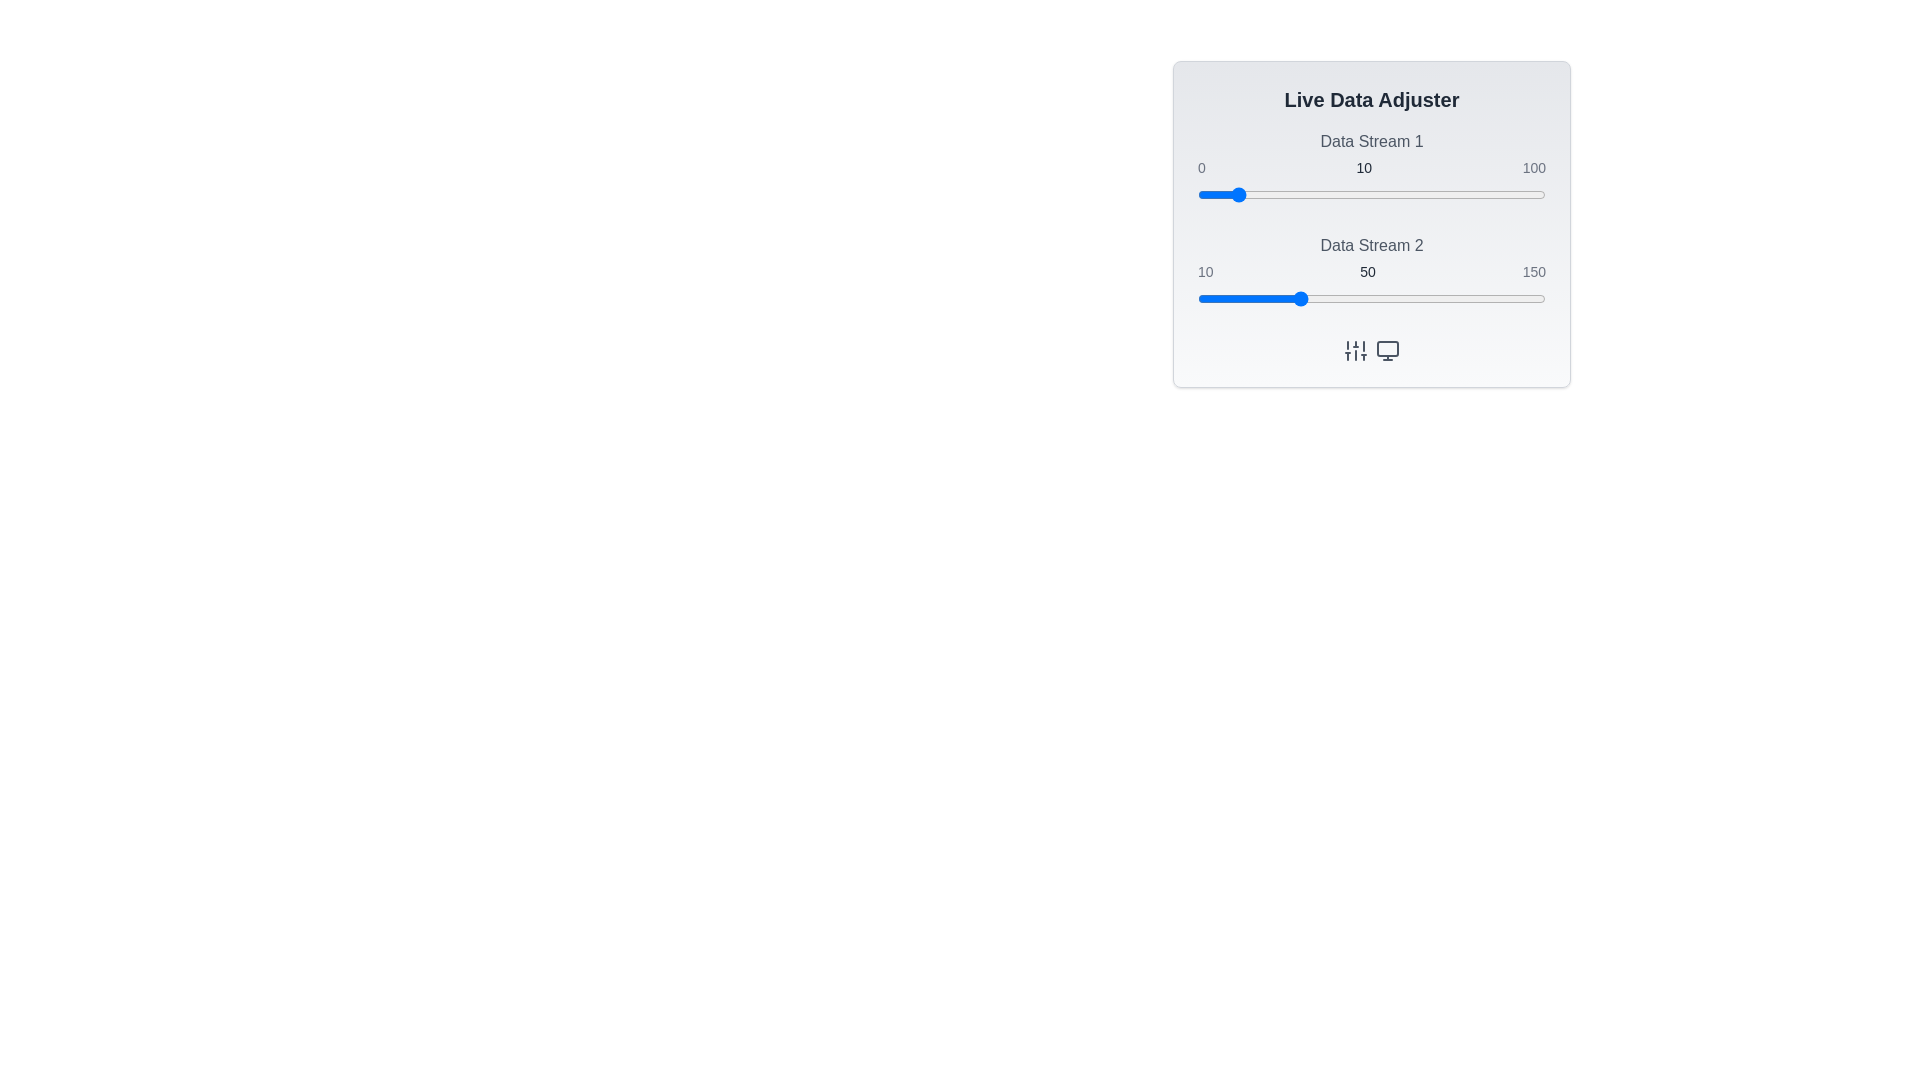 Image resolution: width=1920 pixels, height=1080 pixels. What do you see at coordinates (1456, 299) in the screenshot?
I see `the Data Stream 2 value` at bounding box center [1456, 299].